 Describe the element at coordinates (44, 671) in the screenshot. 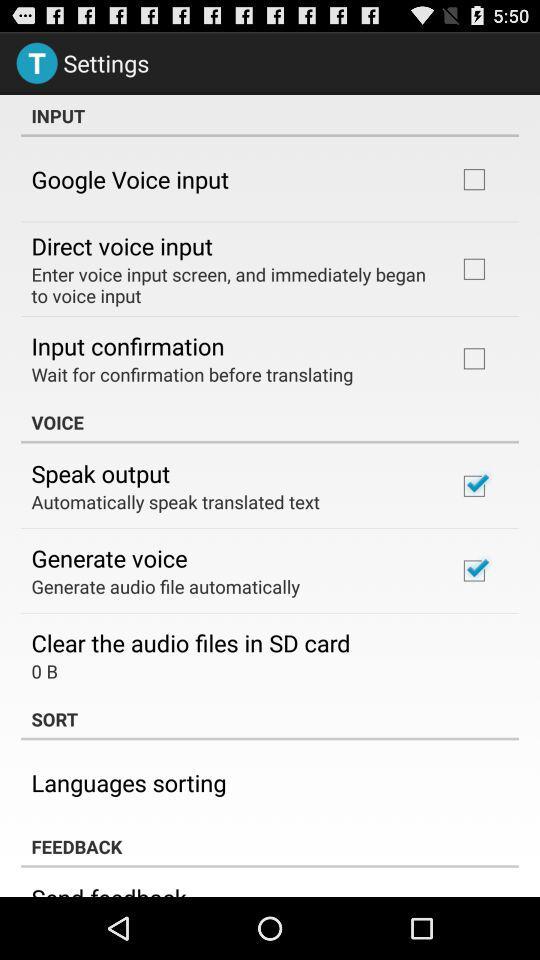

I see `0 b` at that location.